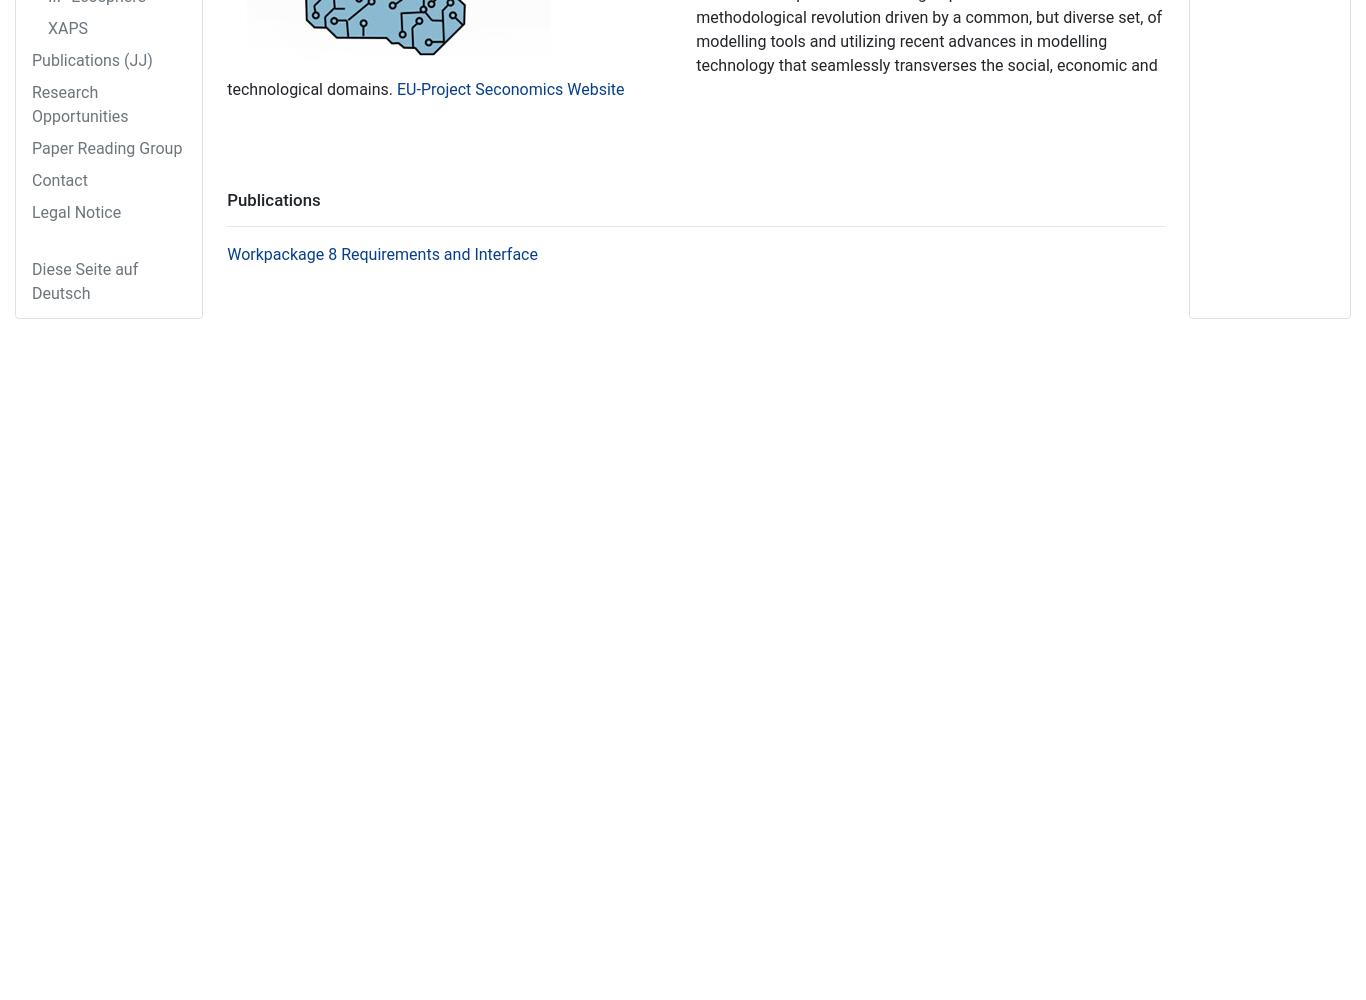 Image resolution: width=1366 pixels, height=1000 pixels. What do you see at coordinates (59, 180) in the screenshot?
I see `'Contact'` at bounding box center [59, 180].